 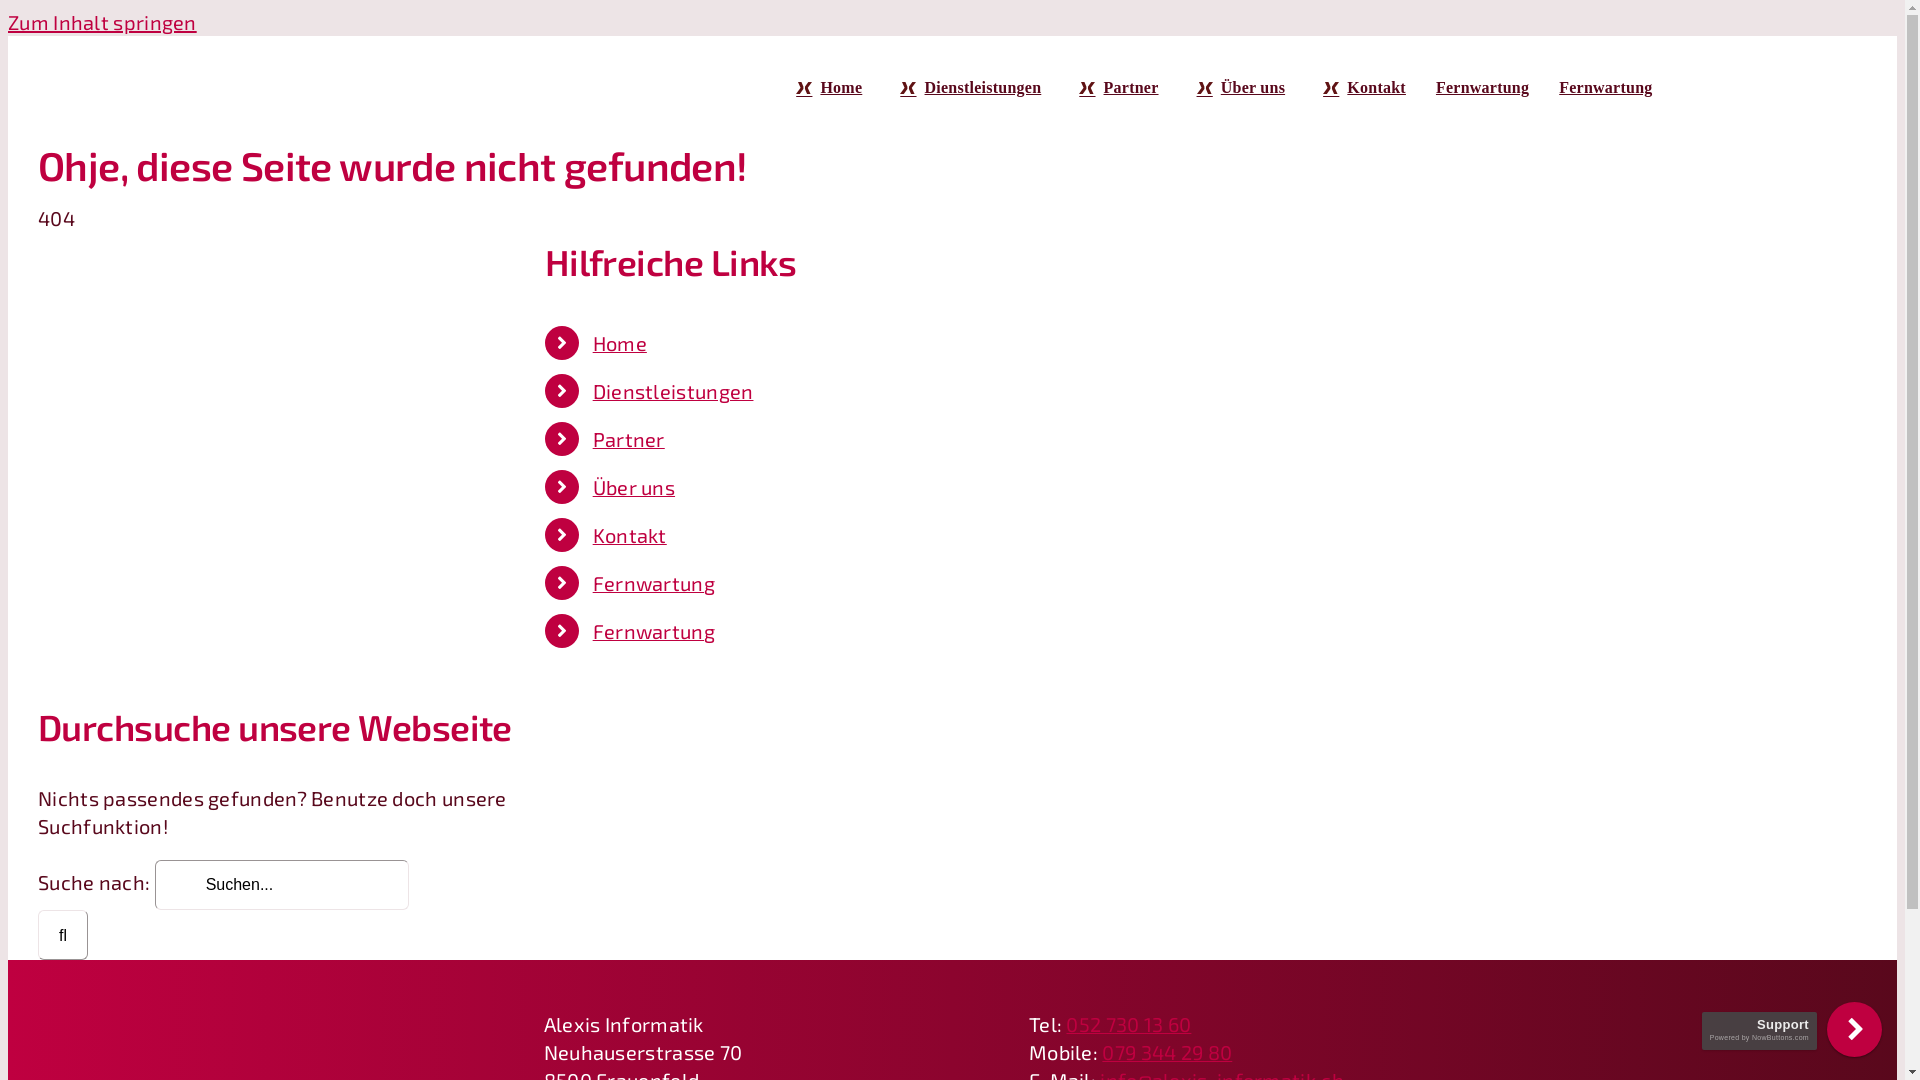 I want to click on 'Dienstleistungen', so click(x=673, y=390).